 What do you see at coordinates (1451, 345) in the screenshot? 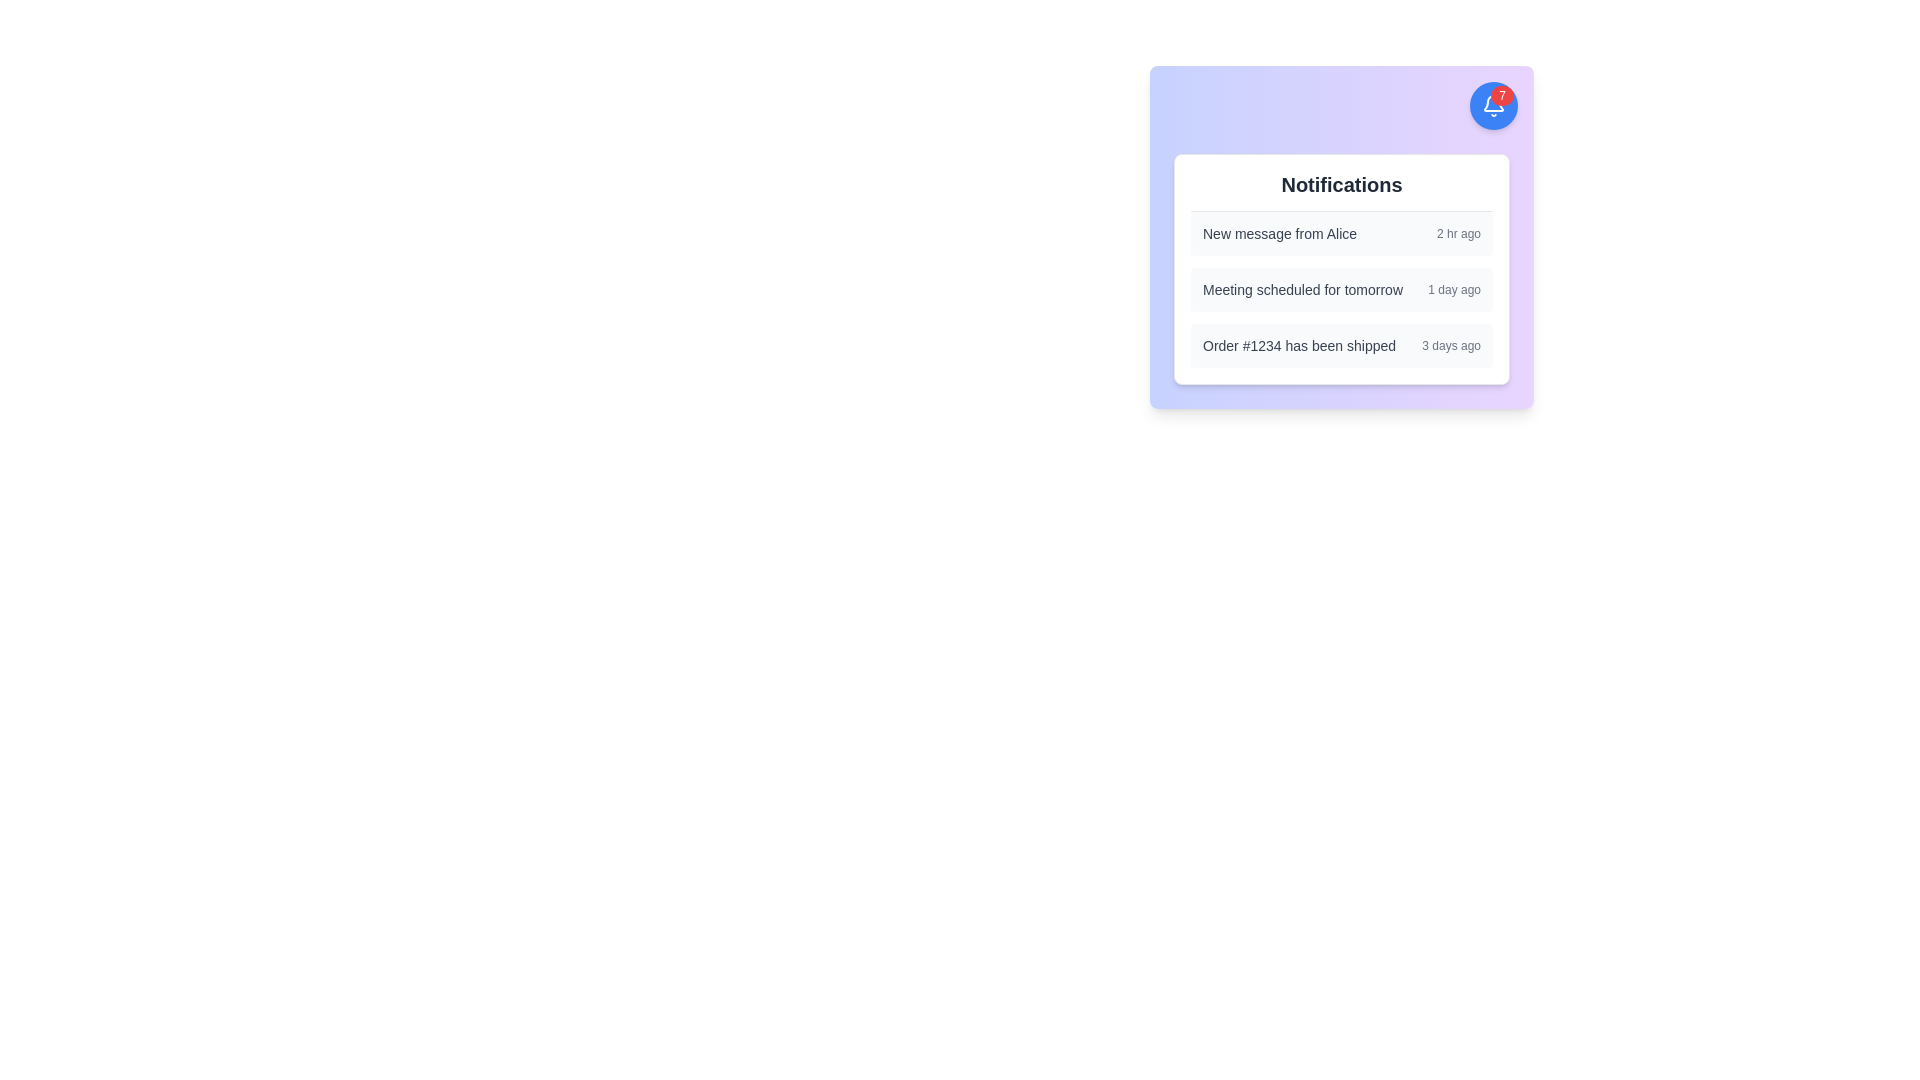
I see `the timestamp text label in the 'Order #1234 has been shipped' notification box, located to the far right of the message text` at bounding box center [1451, 345].